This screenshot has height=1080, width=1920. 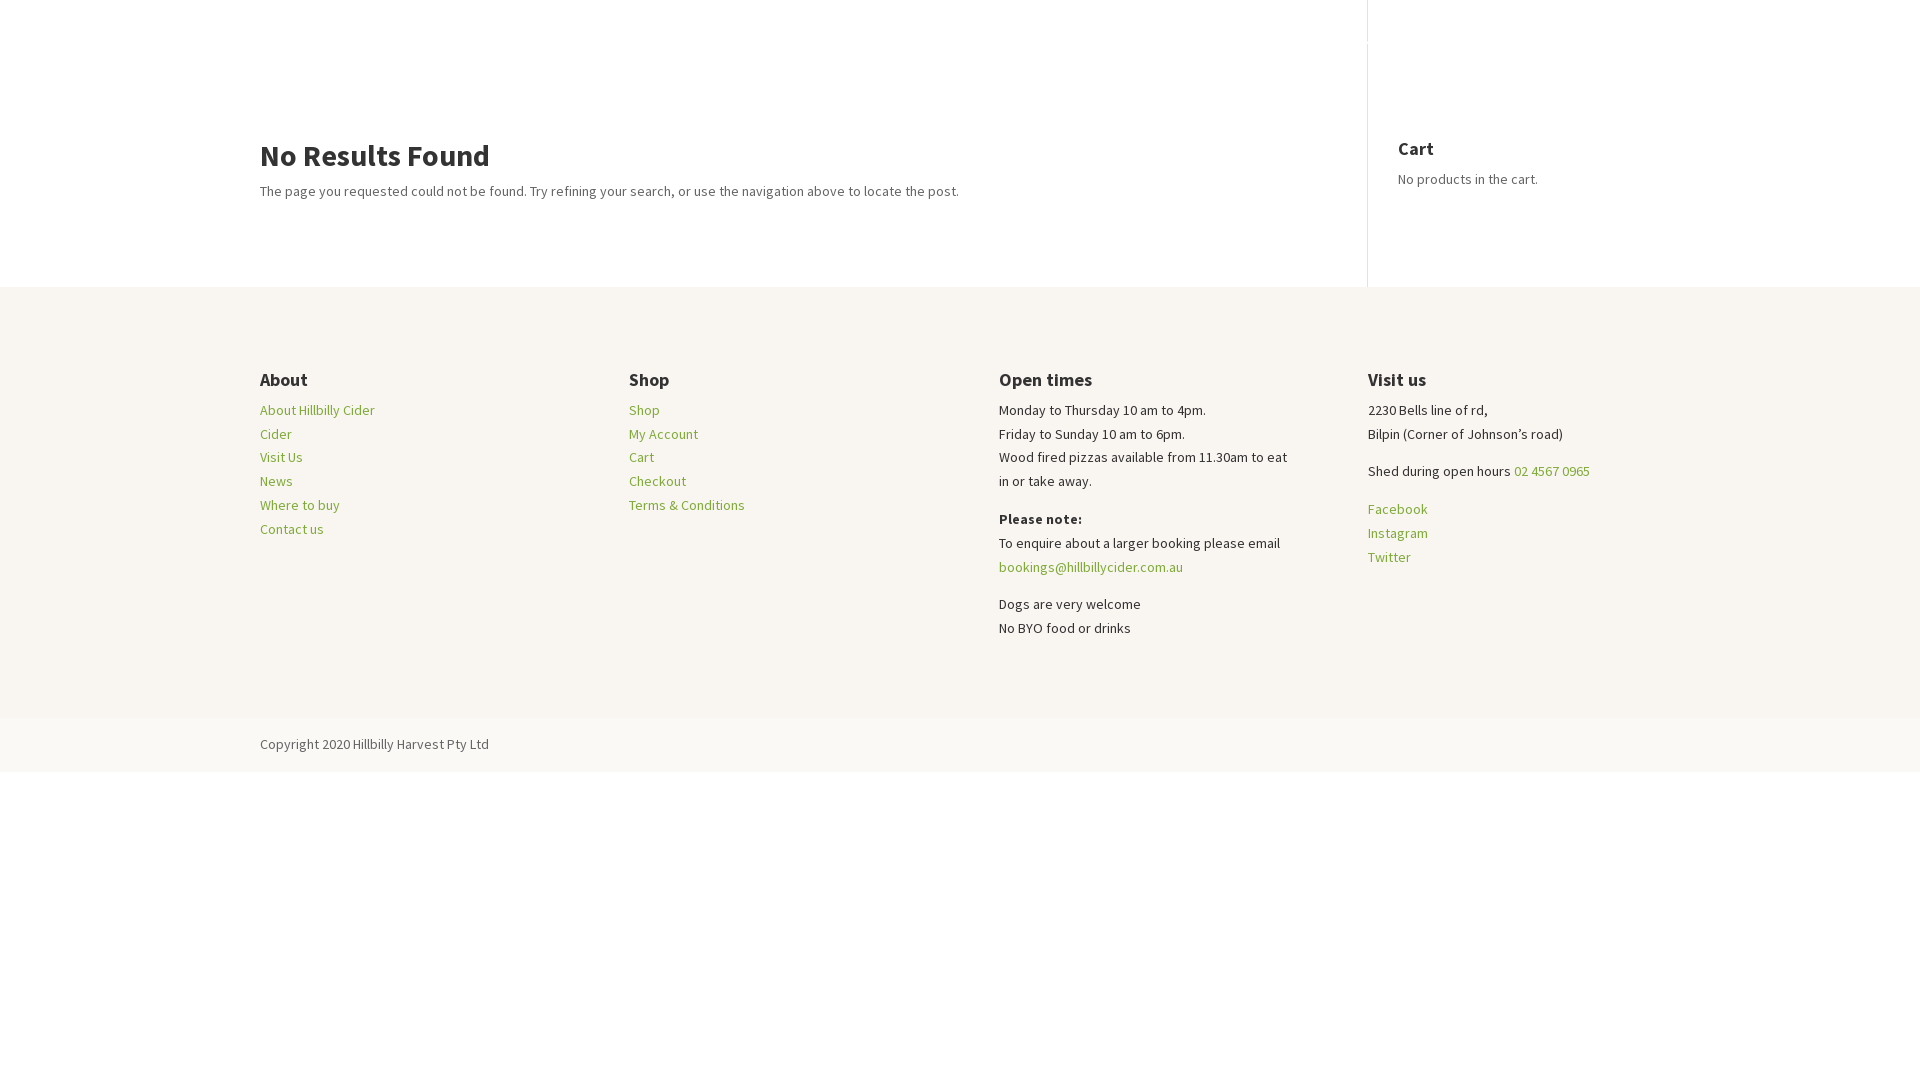 What do you see at coordinates (1399, 56) in the screenshot?
I see `'Visit Us'` at bounding box center [1399, 56].